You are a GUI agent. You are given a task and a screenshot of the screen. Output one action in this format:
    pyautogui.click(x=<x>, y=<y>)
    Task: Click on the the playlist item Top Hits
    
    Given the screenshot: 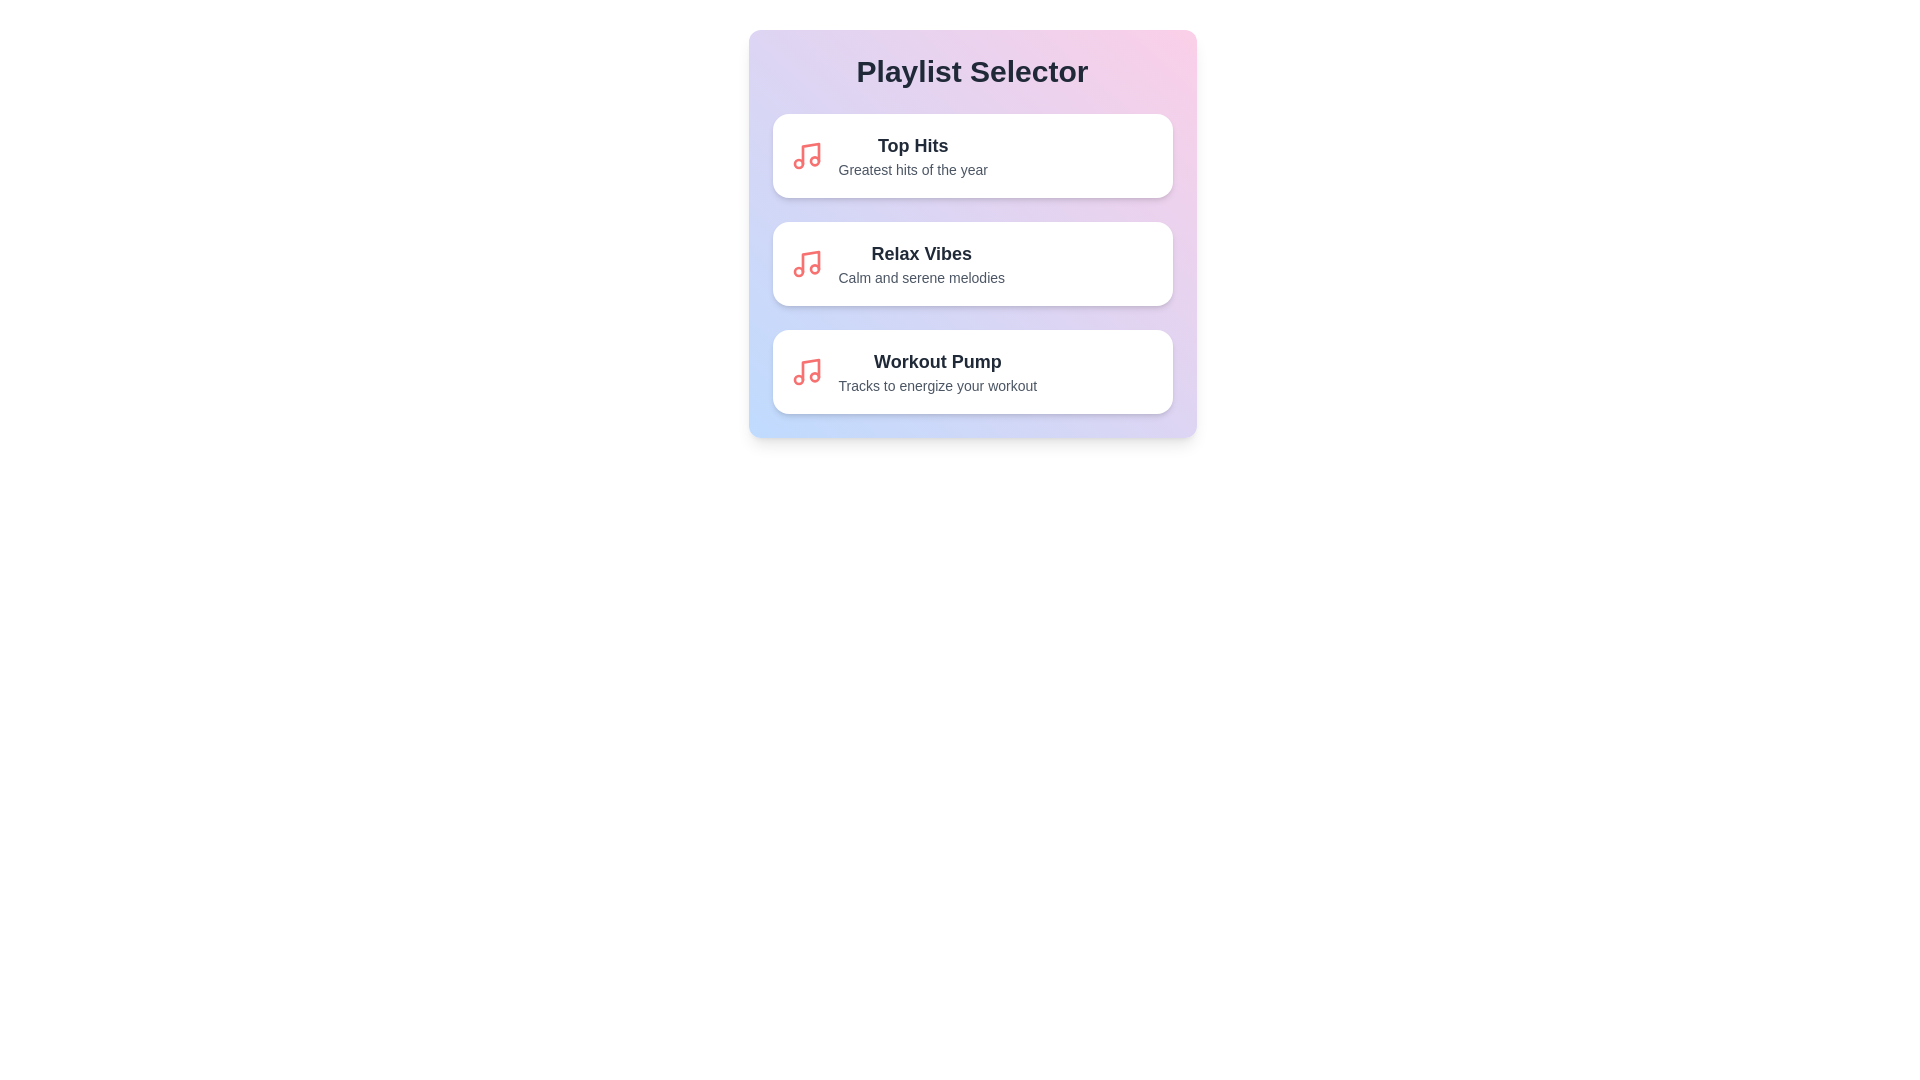 What is the action you would take?
    pyautogui.click(x=972, y=154)
    